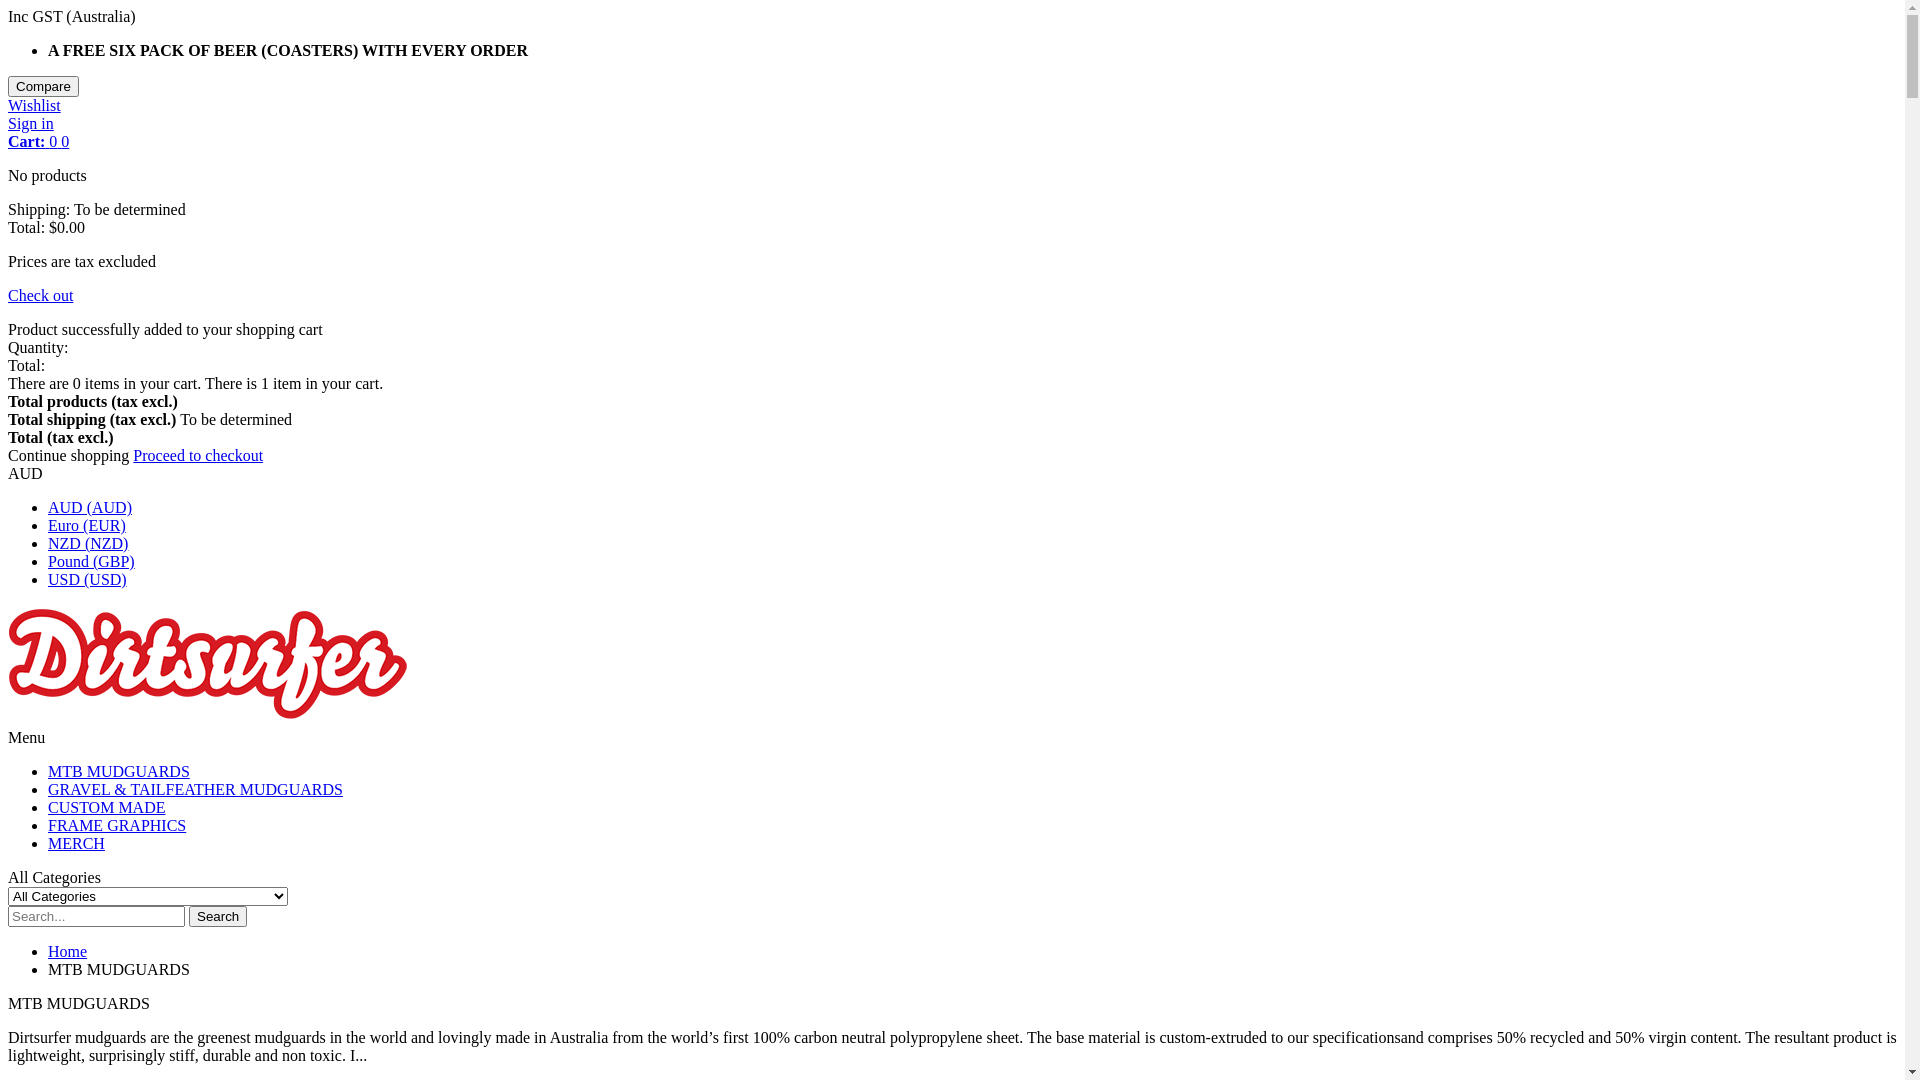 The height and width of the screenshot is (1080, 1920). What do you see at coordinates (85, 524) in the screenshot?
I see `'Euro (EUR)'` at bounding box center [85, 524].